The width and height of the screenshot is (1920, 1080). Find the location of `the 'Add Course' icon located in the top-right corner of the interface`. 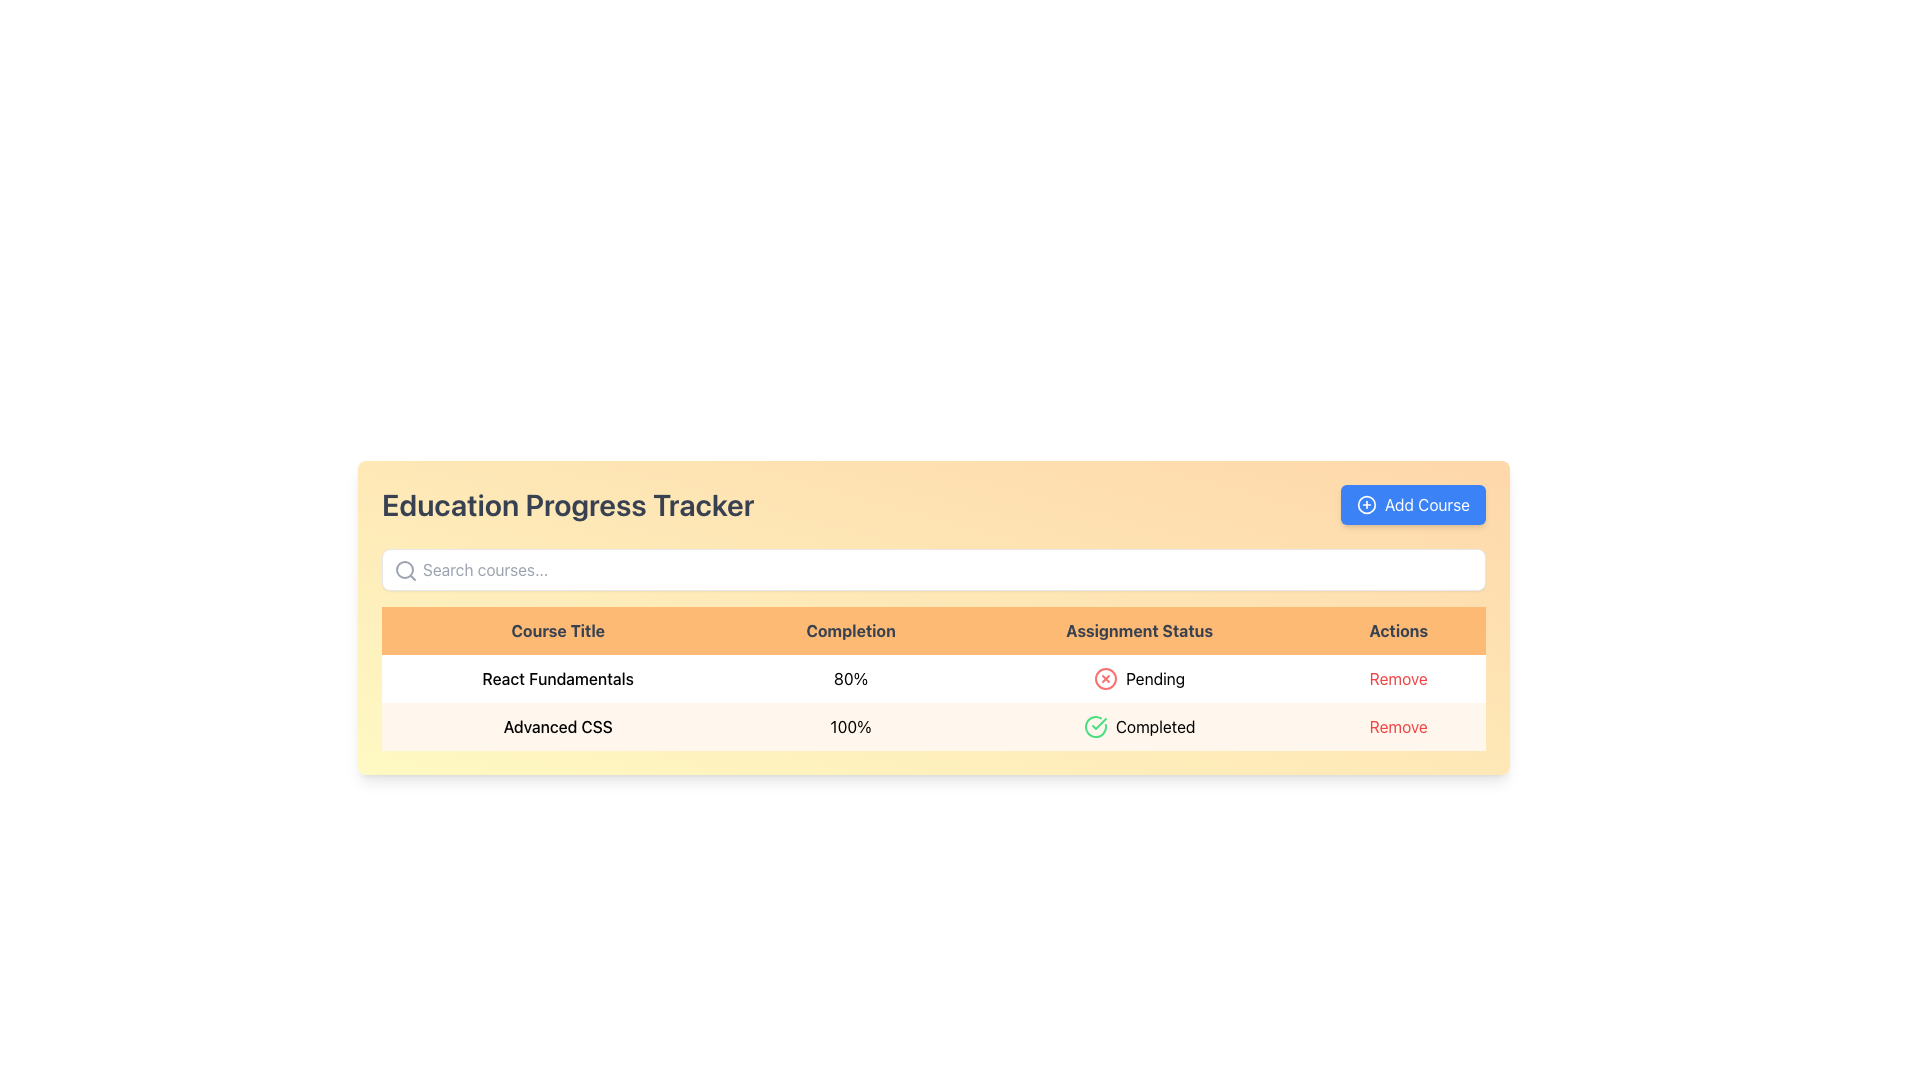

the 'Add Course' icon located in the top-right corner of the interface is located at coordinates (1366, 504).